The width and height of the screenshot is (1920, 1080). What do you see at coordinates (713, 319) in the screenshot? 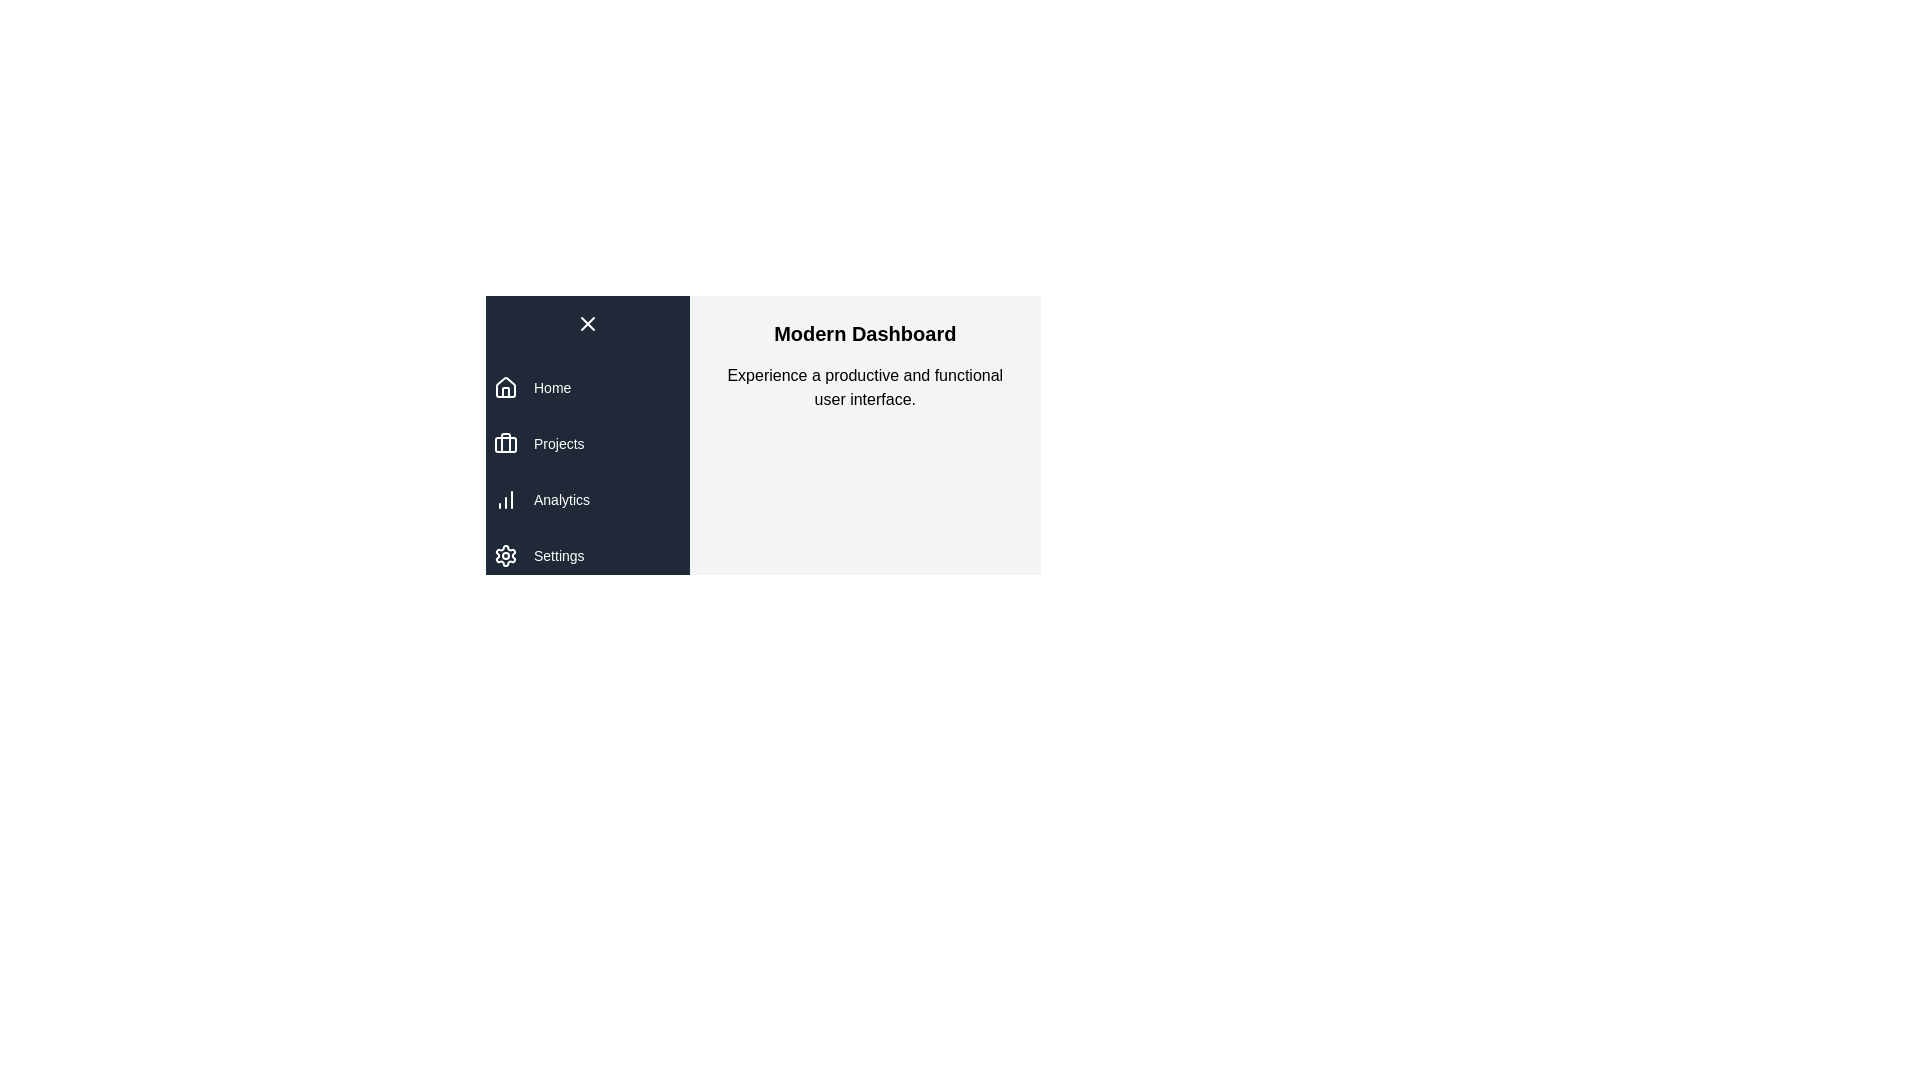
I see `the text 'Modern Dashboard Experience a productive and functional user interface.' in the main content area` at bounding box center [713, 319].